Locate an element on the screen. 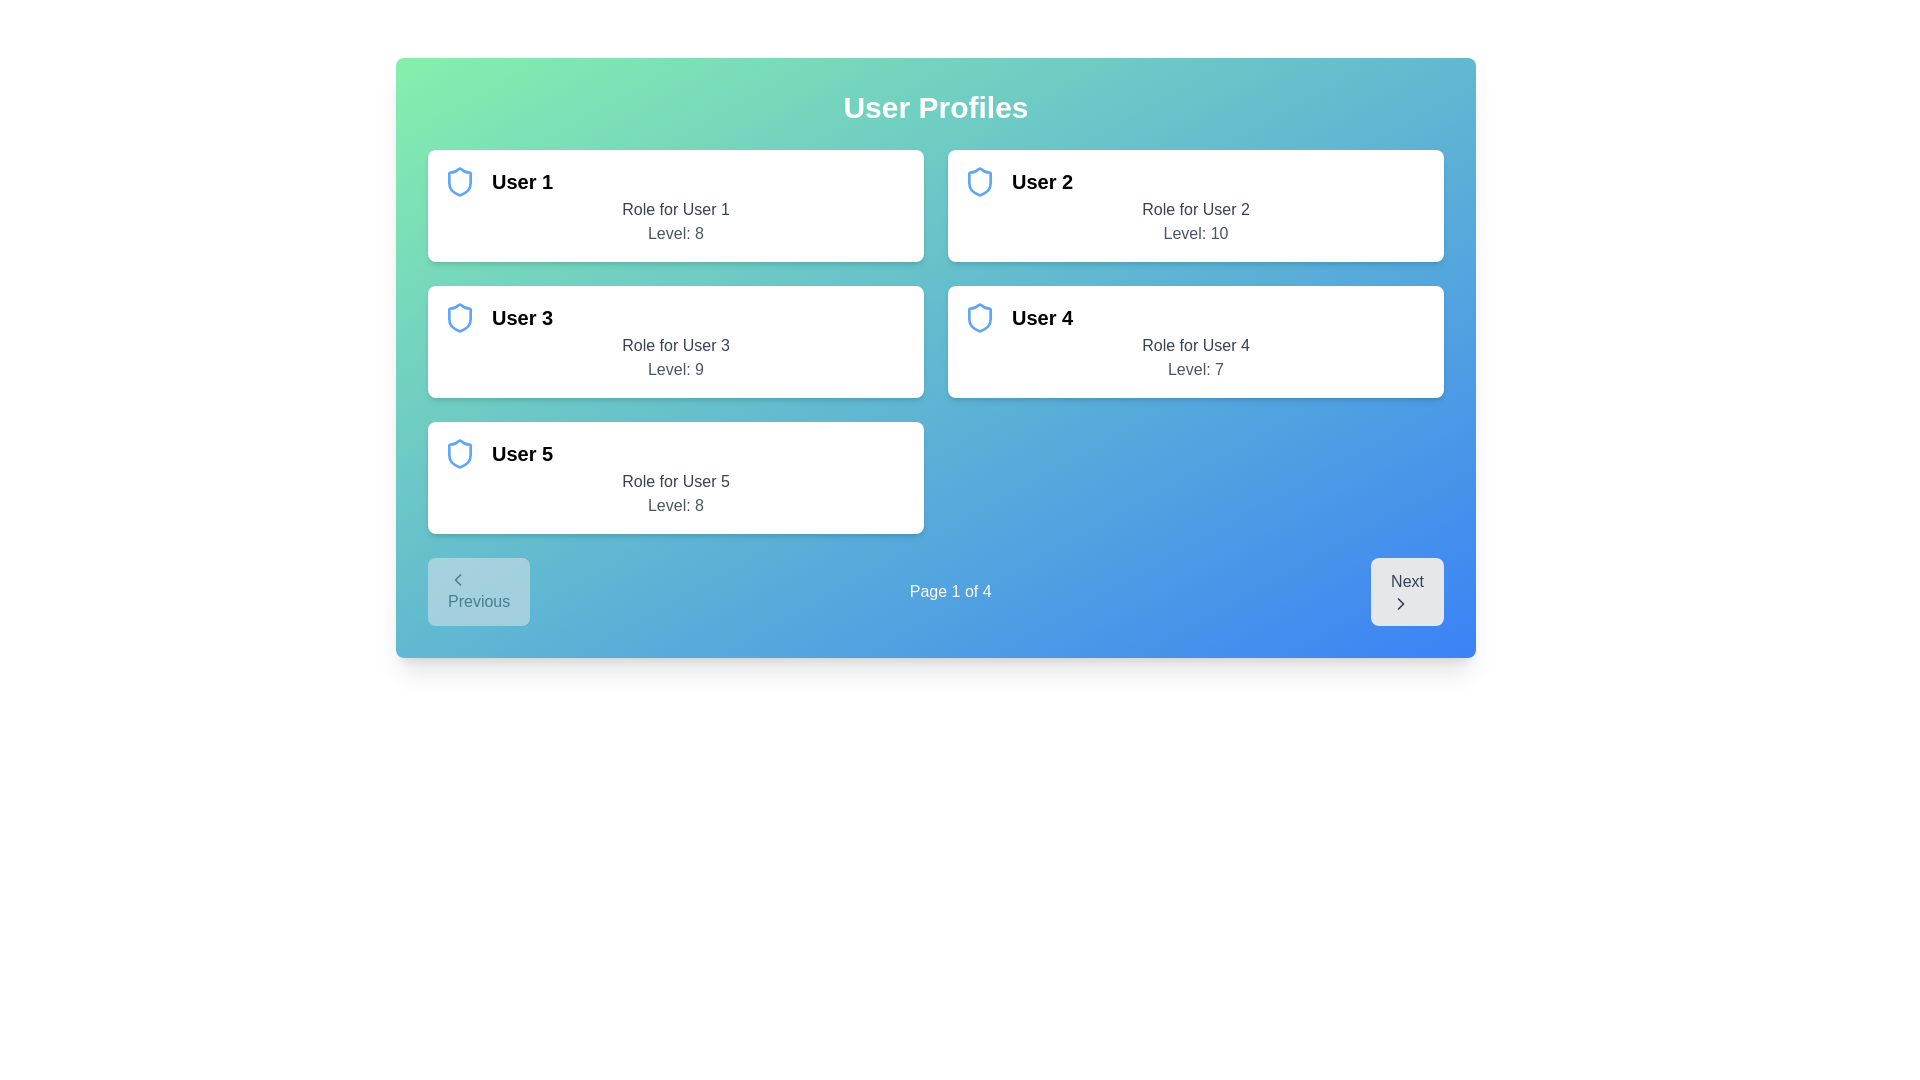 The image size is (1920, 1080). the specific text or icon within the user information card located in the second column of the second row, which displays the user's name, role, and level is located at coordinates (1195, 341).